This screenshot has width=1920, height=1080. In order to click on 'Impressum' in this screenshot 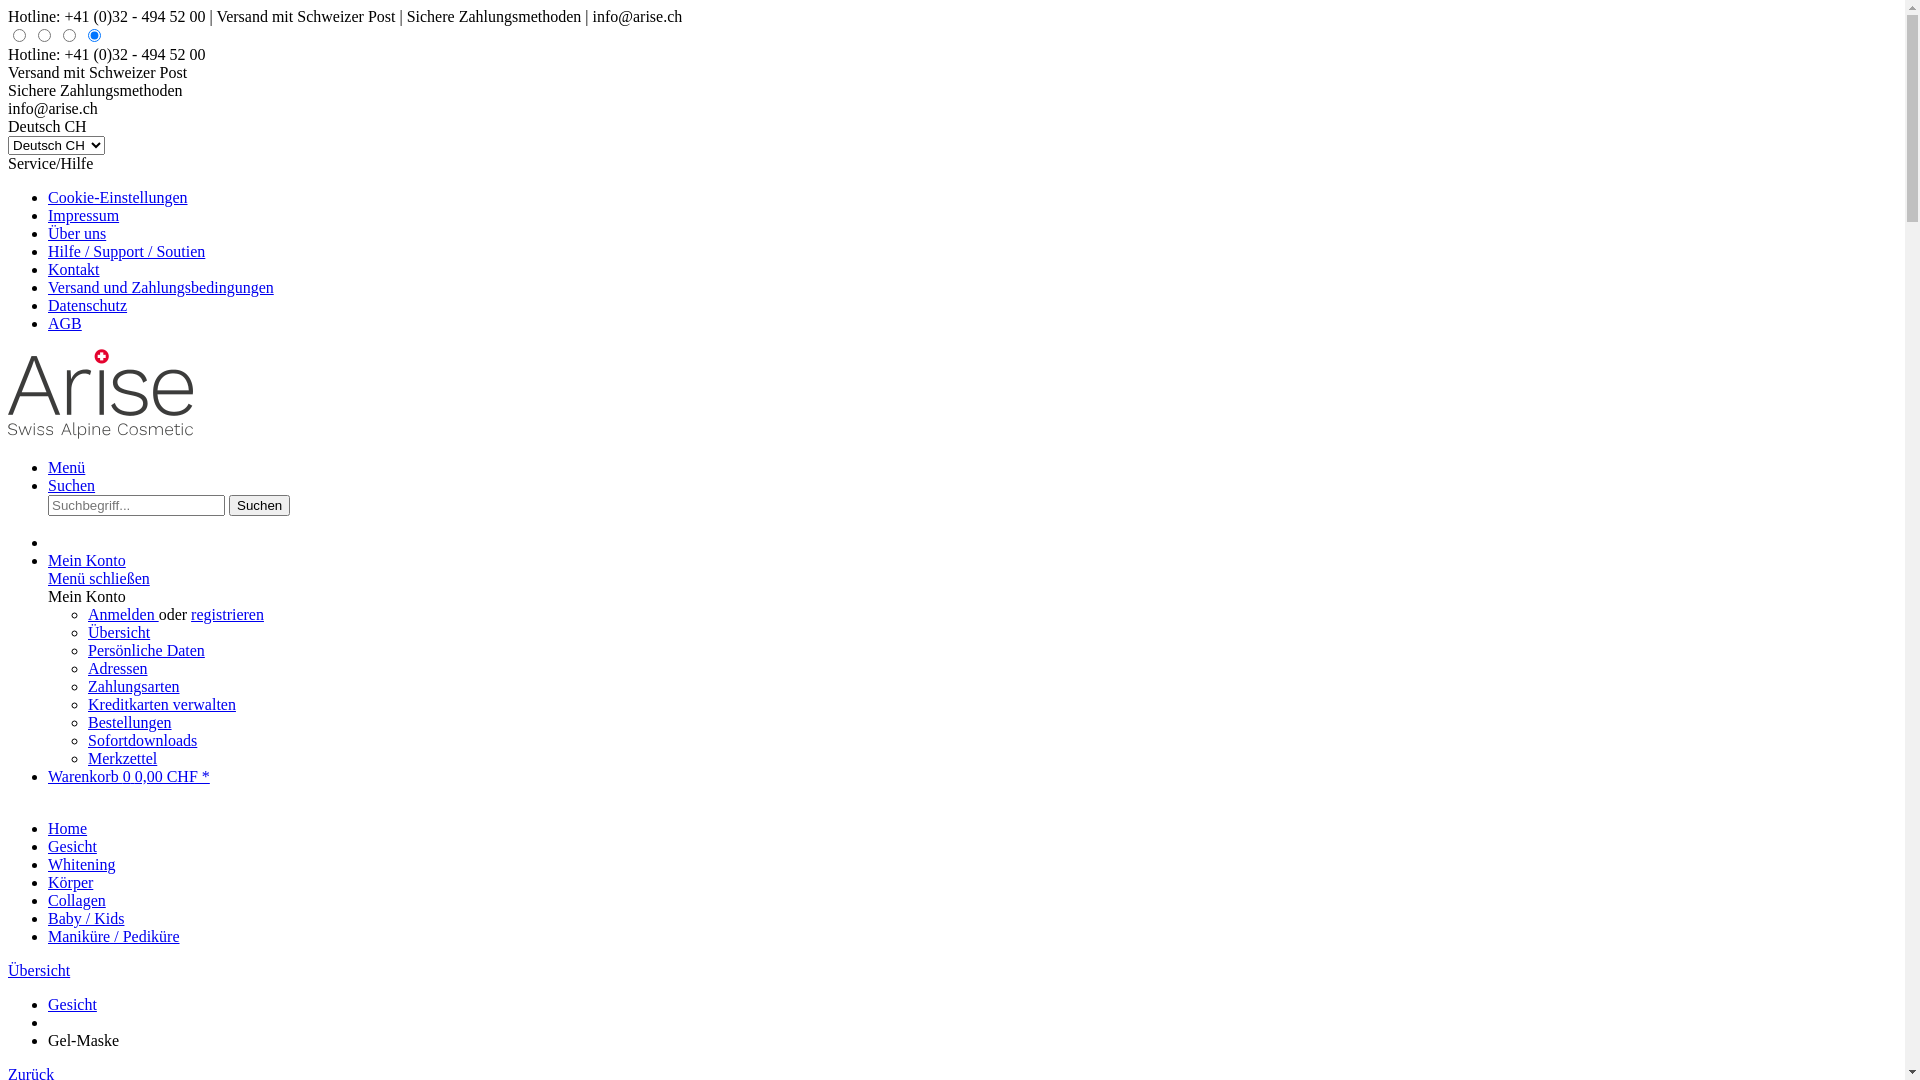, I will do `click(82, 215)`.